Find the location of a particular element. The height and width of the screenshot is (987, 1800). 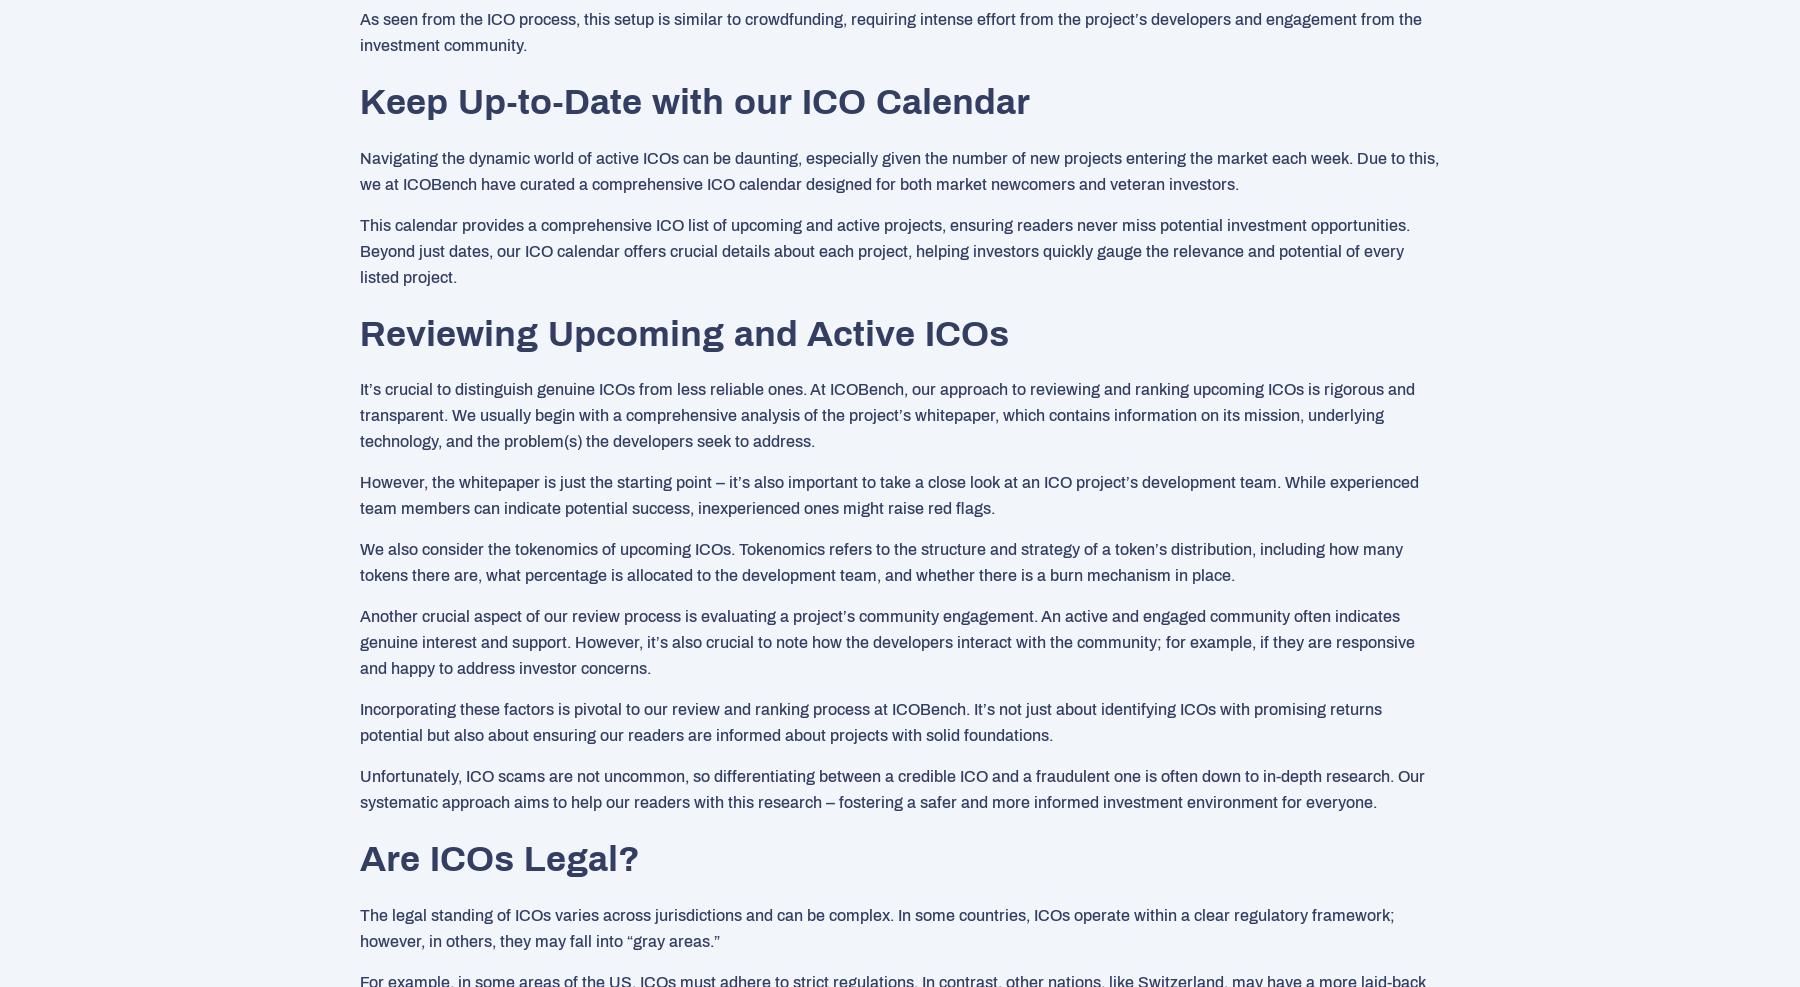

'Incorporating these factors is pivotal to our review and ranking process at ICOBench. It’s not just about identifying ICOs with promising returns potential but also about ensuring our readers are informed about projects with solid foundations.' is located at coordinates (871, 721).